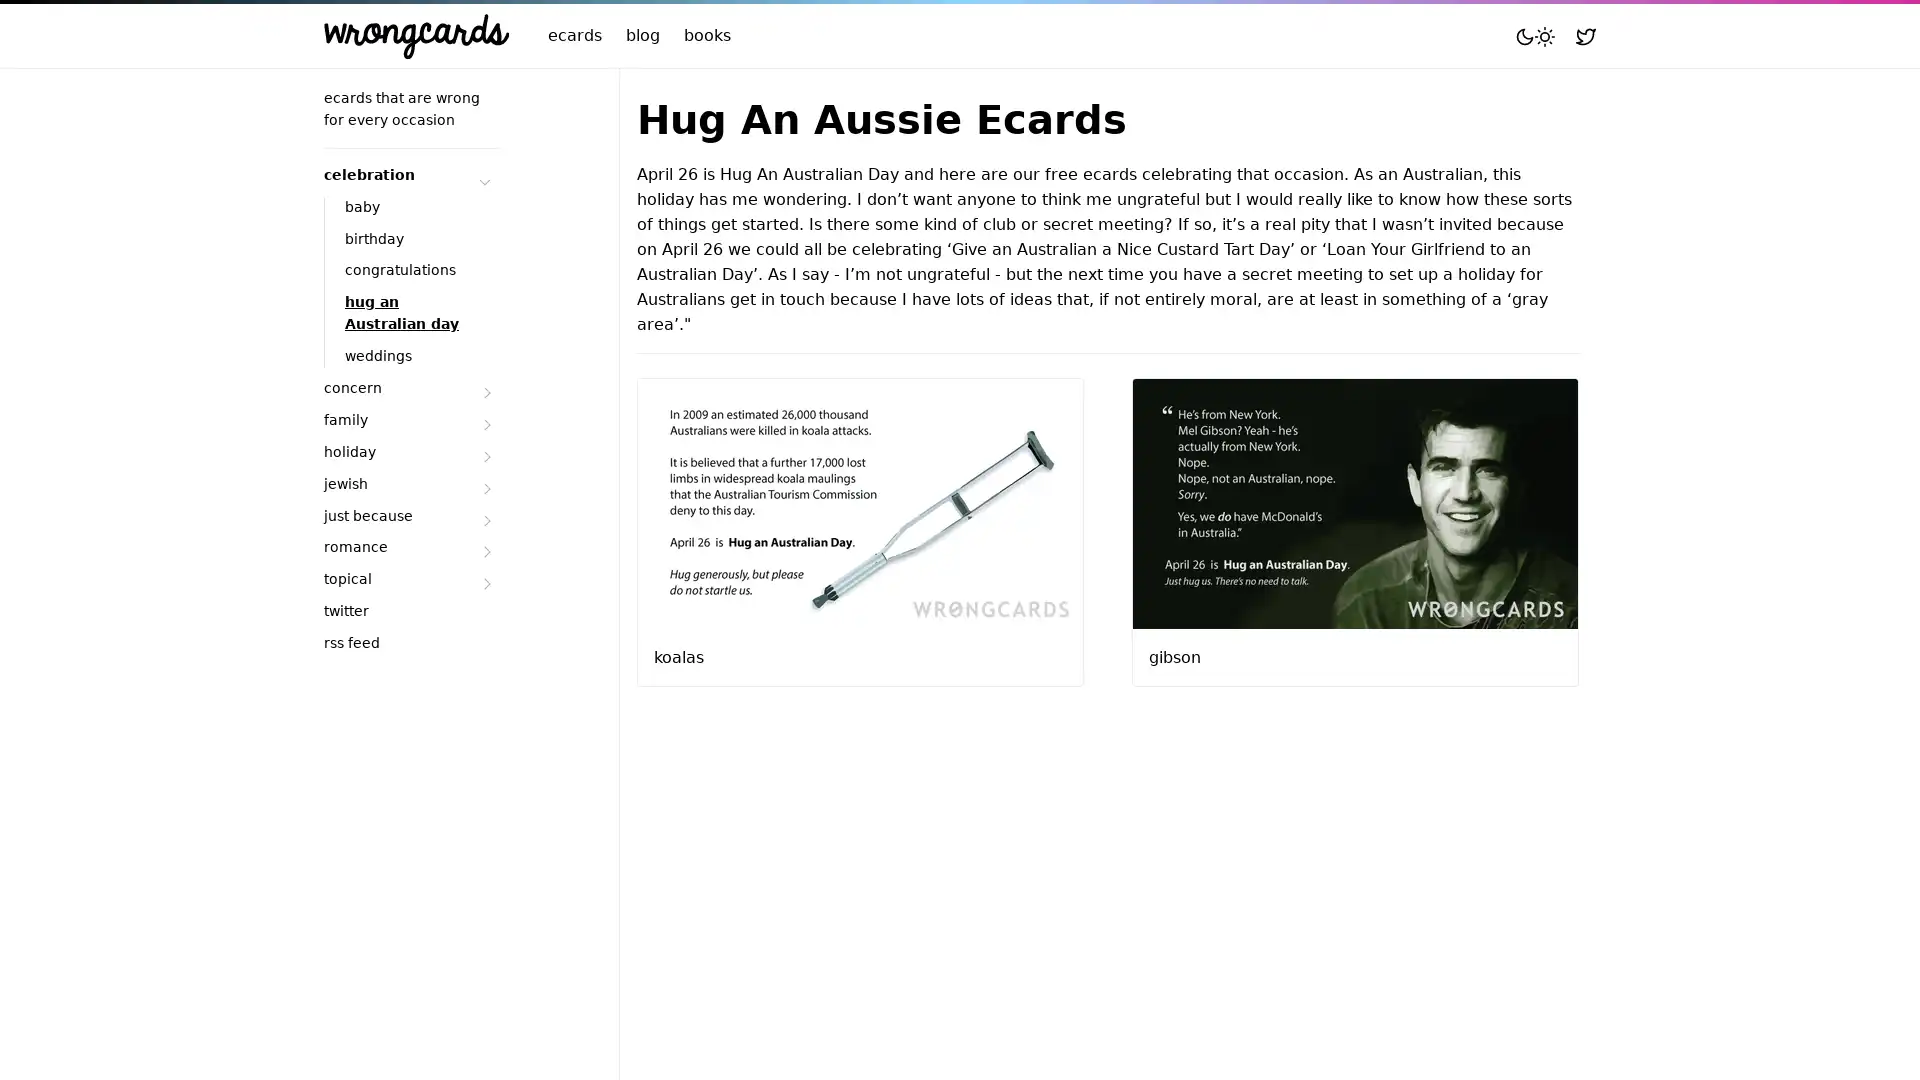 The image size is (1920, 1080). What do you see at coordinates (484, 423) in the screenshot?
I see `Submenu` at bounding box center [484, 423].